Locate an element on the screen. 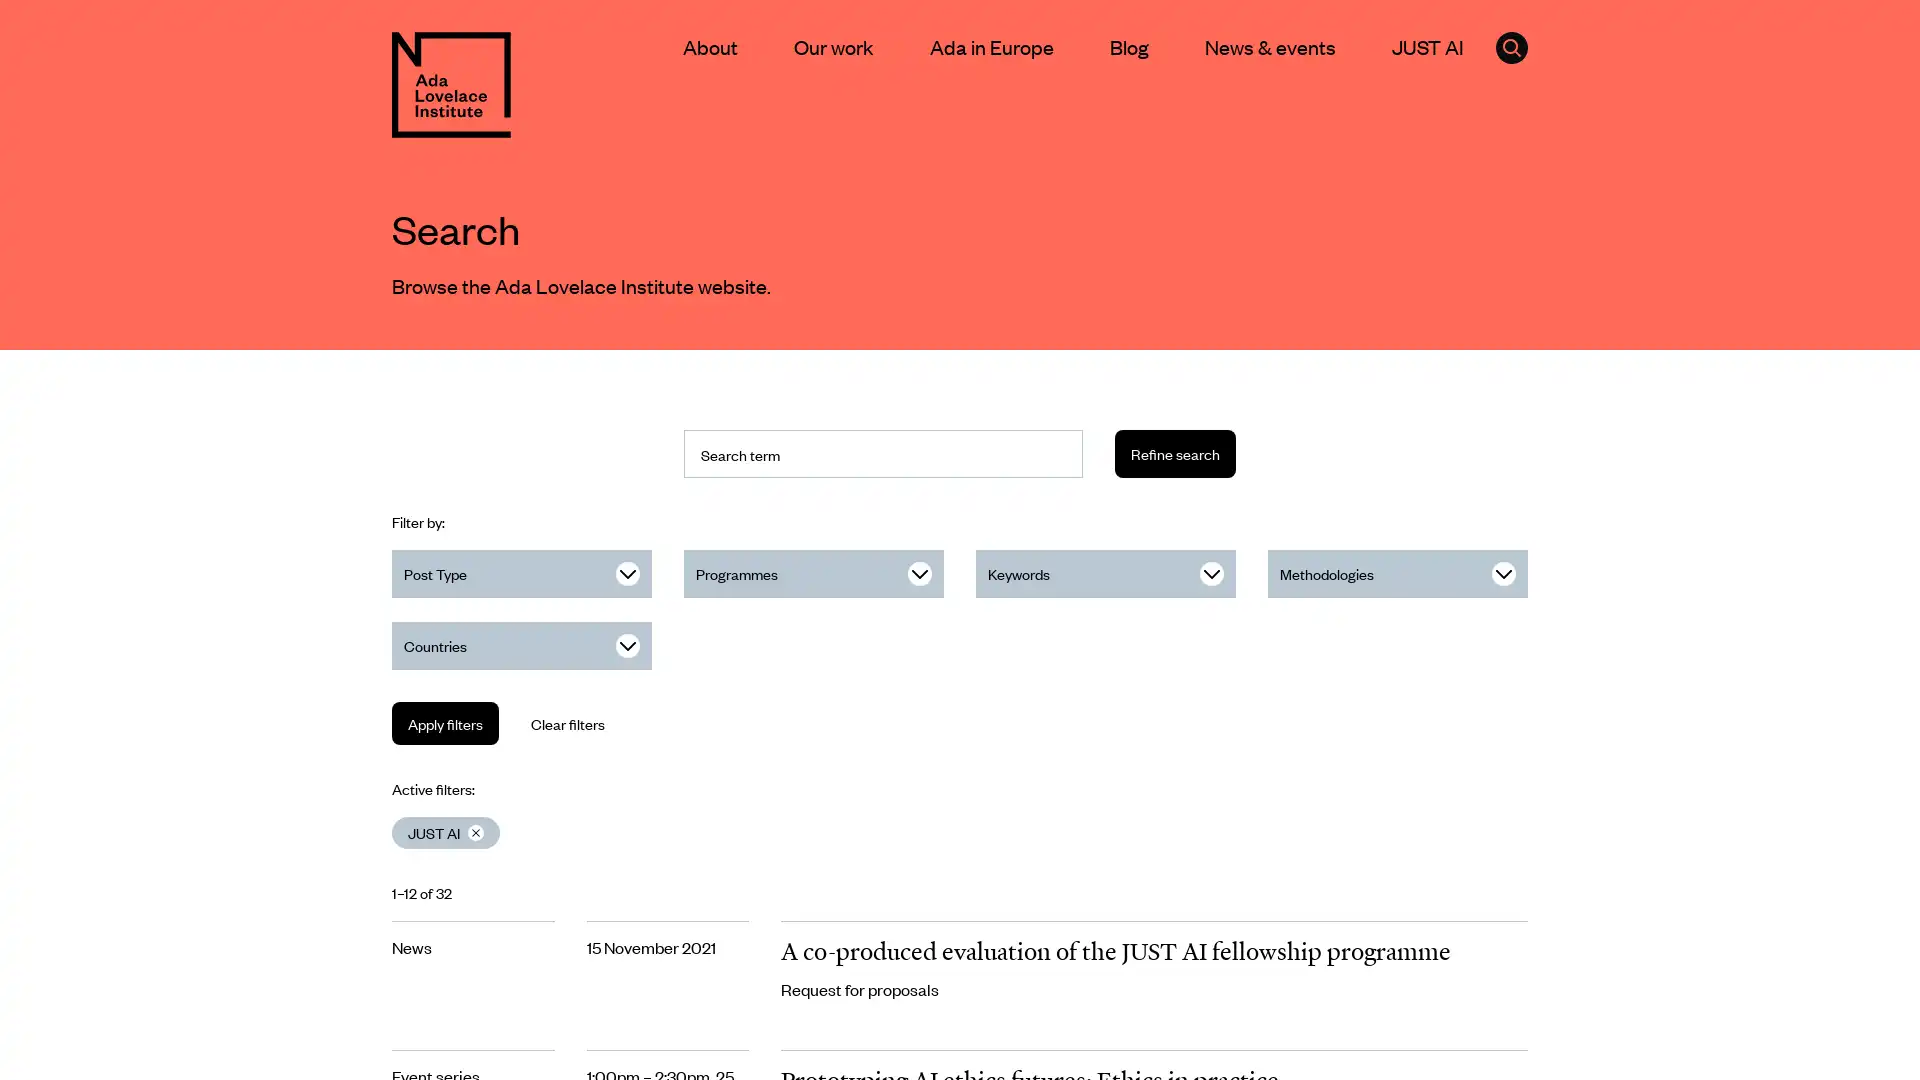  Refine search is located at coordinates (1175, 454).